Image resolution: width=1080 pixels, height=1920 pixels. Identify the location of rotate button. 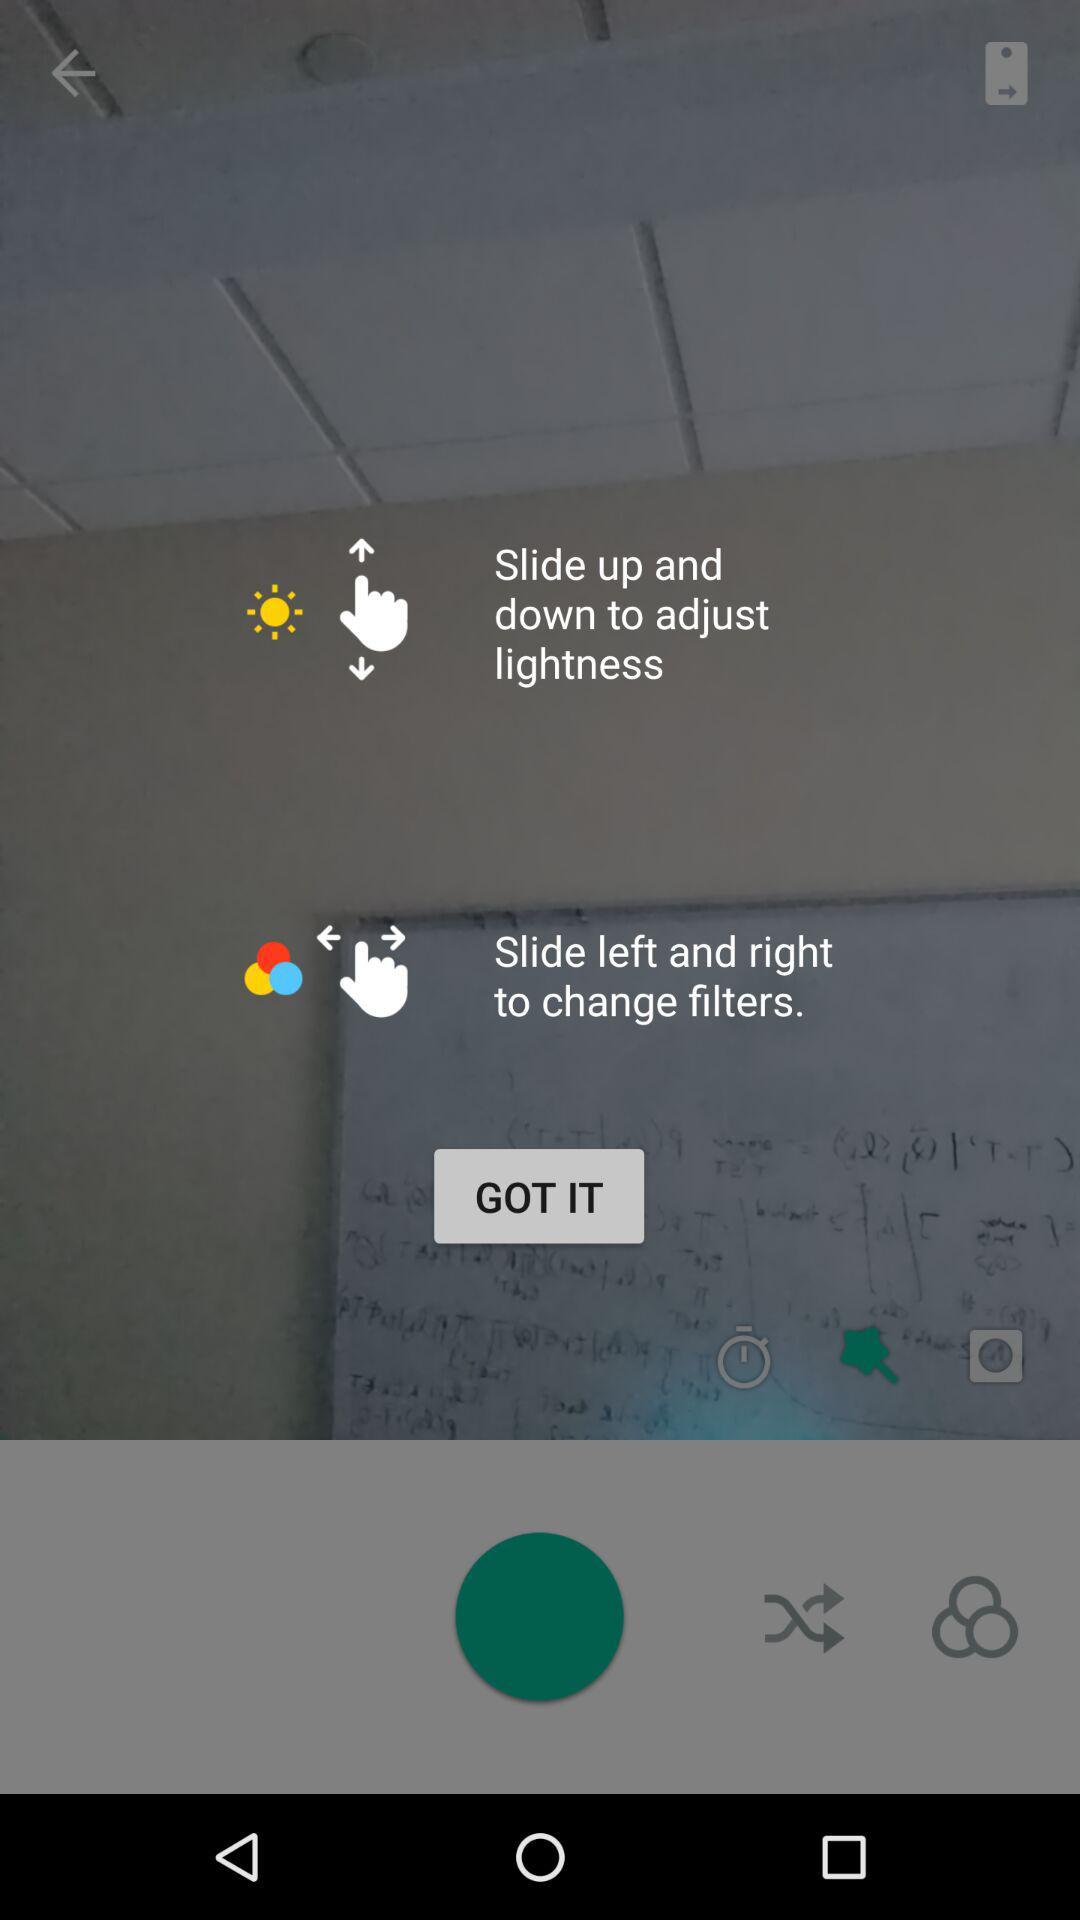
(805, 1617).